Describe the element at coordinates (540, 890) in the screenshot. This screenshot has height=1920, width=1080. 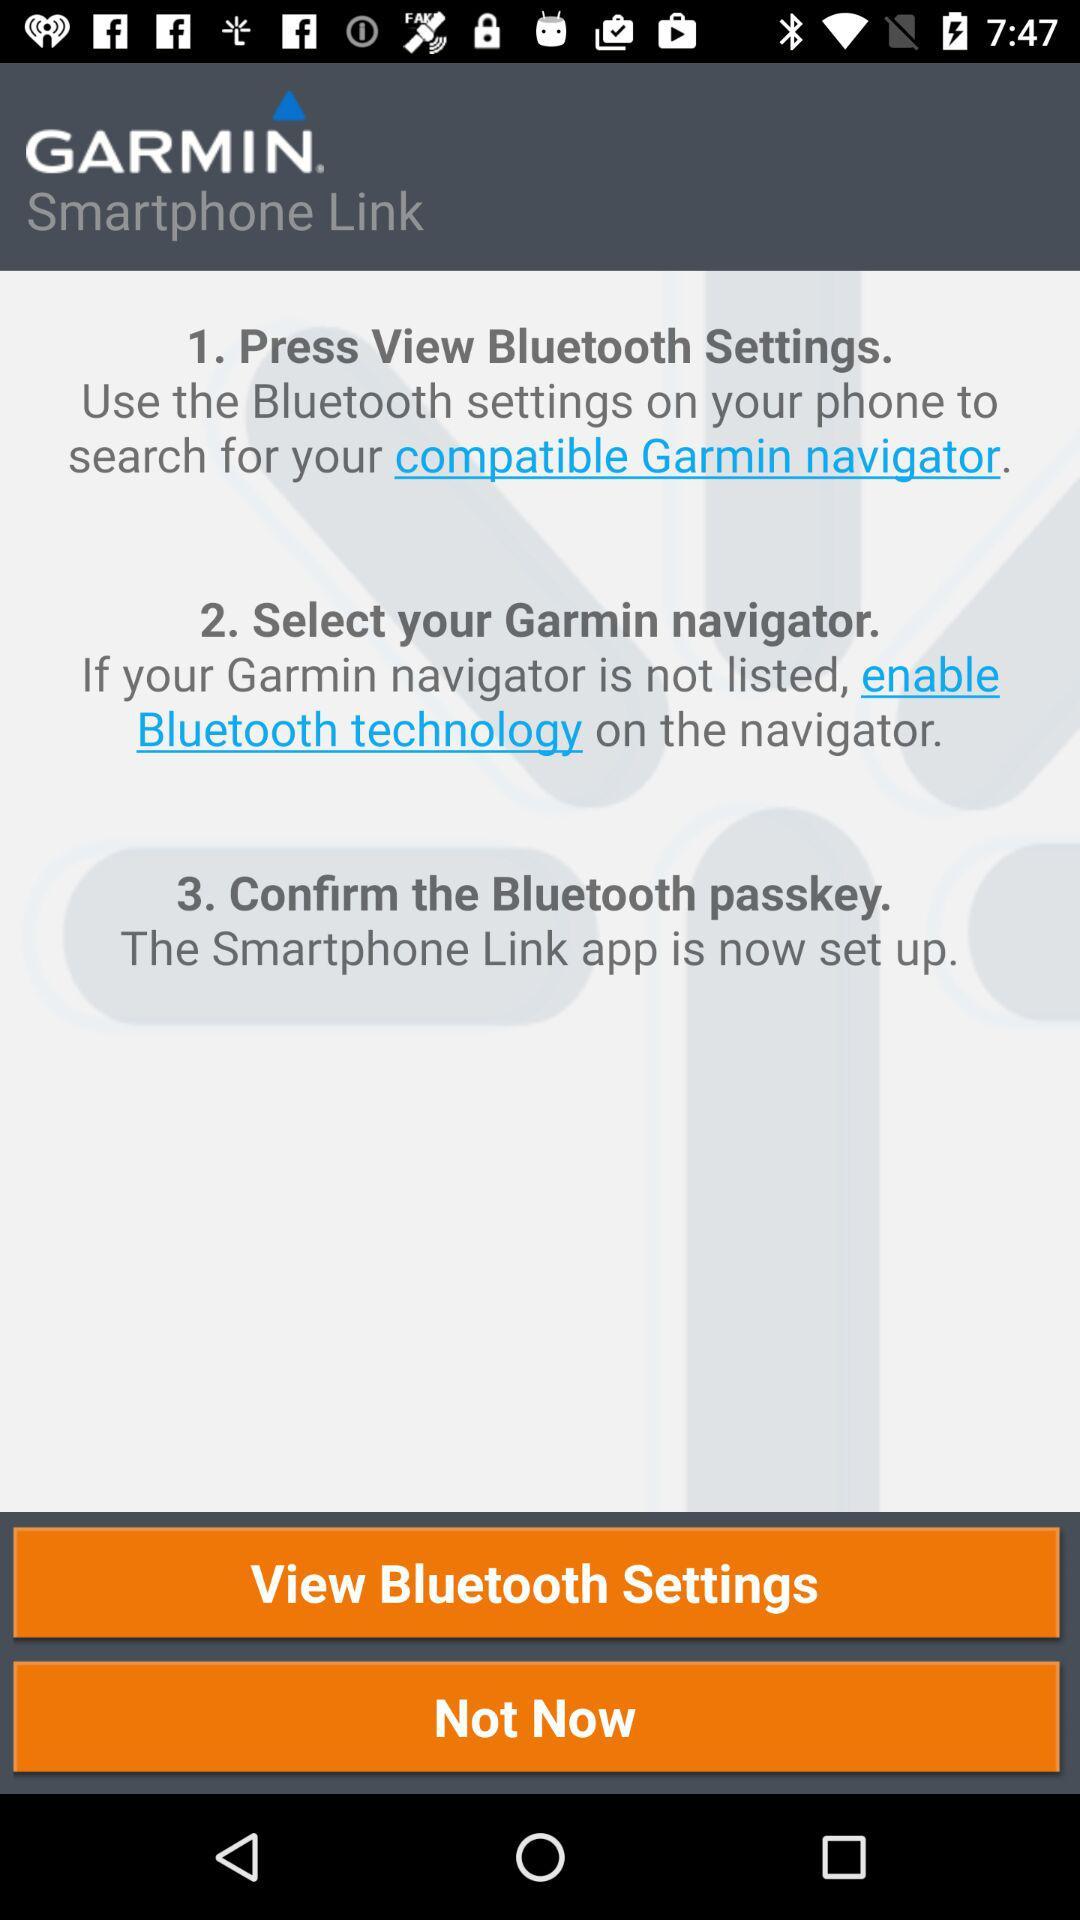
I see `1 press view item` at that location.